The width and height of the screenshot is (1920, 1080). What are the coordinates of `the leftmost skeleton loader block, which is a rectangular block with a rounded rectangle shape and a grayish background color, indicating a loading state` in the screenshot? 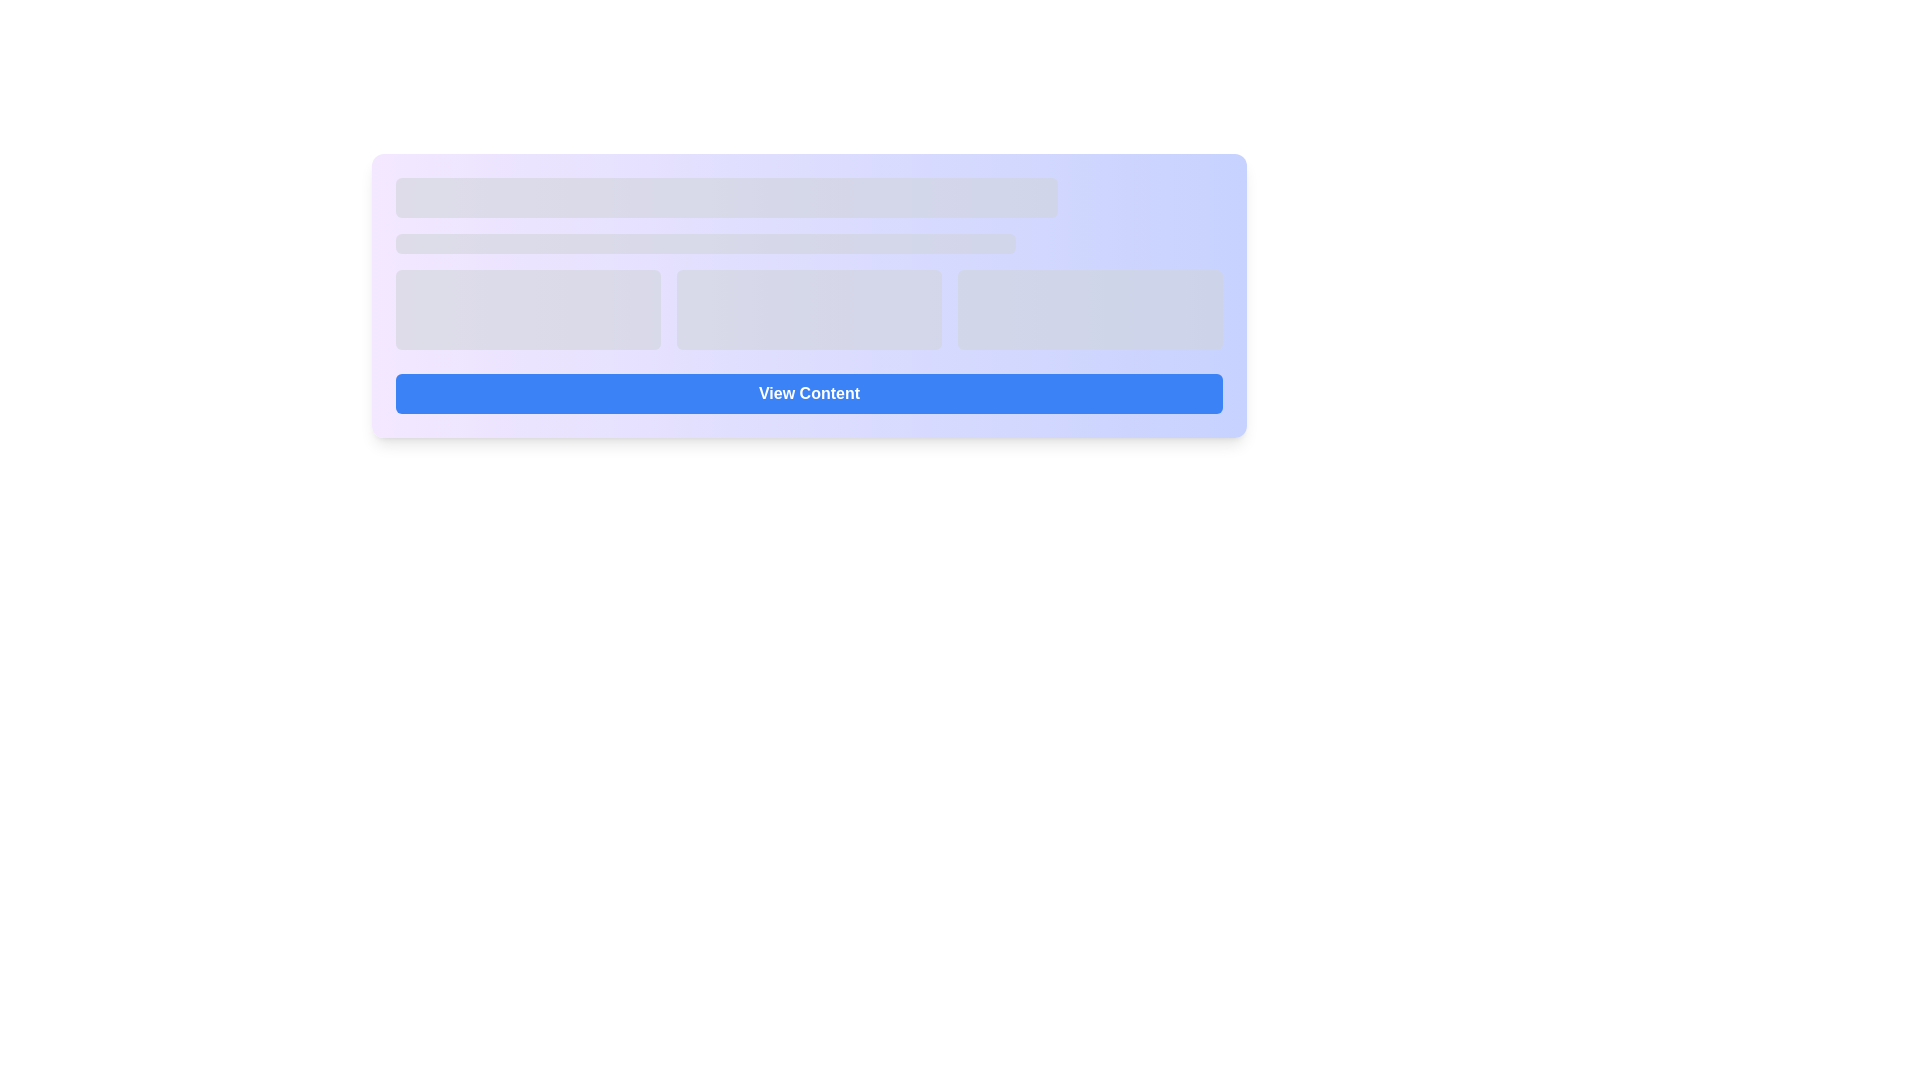 It's located at (528, 309).